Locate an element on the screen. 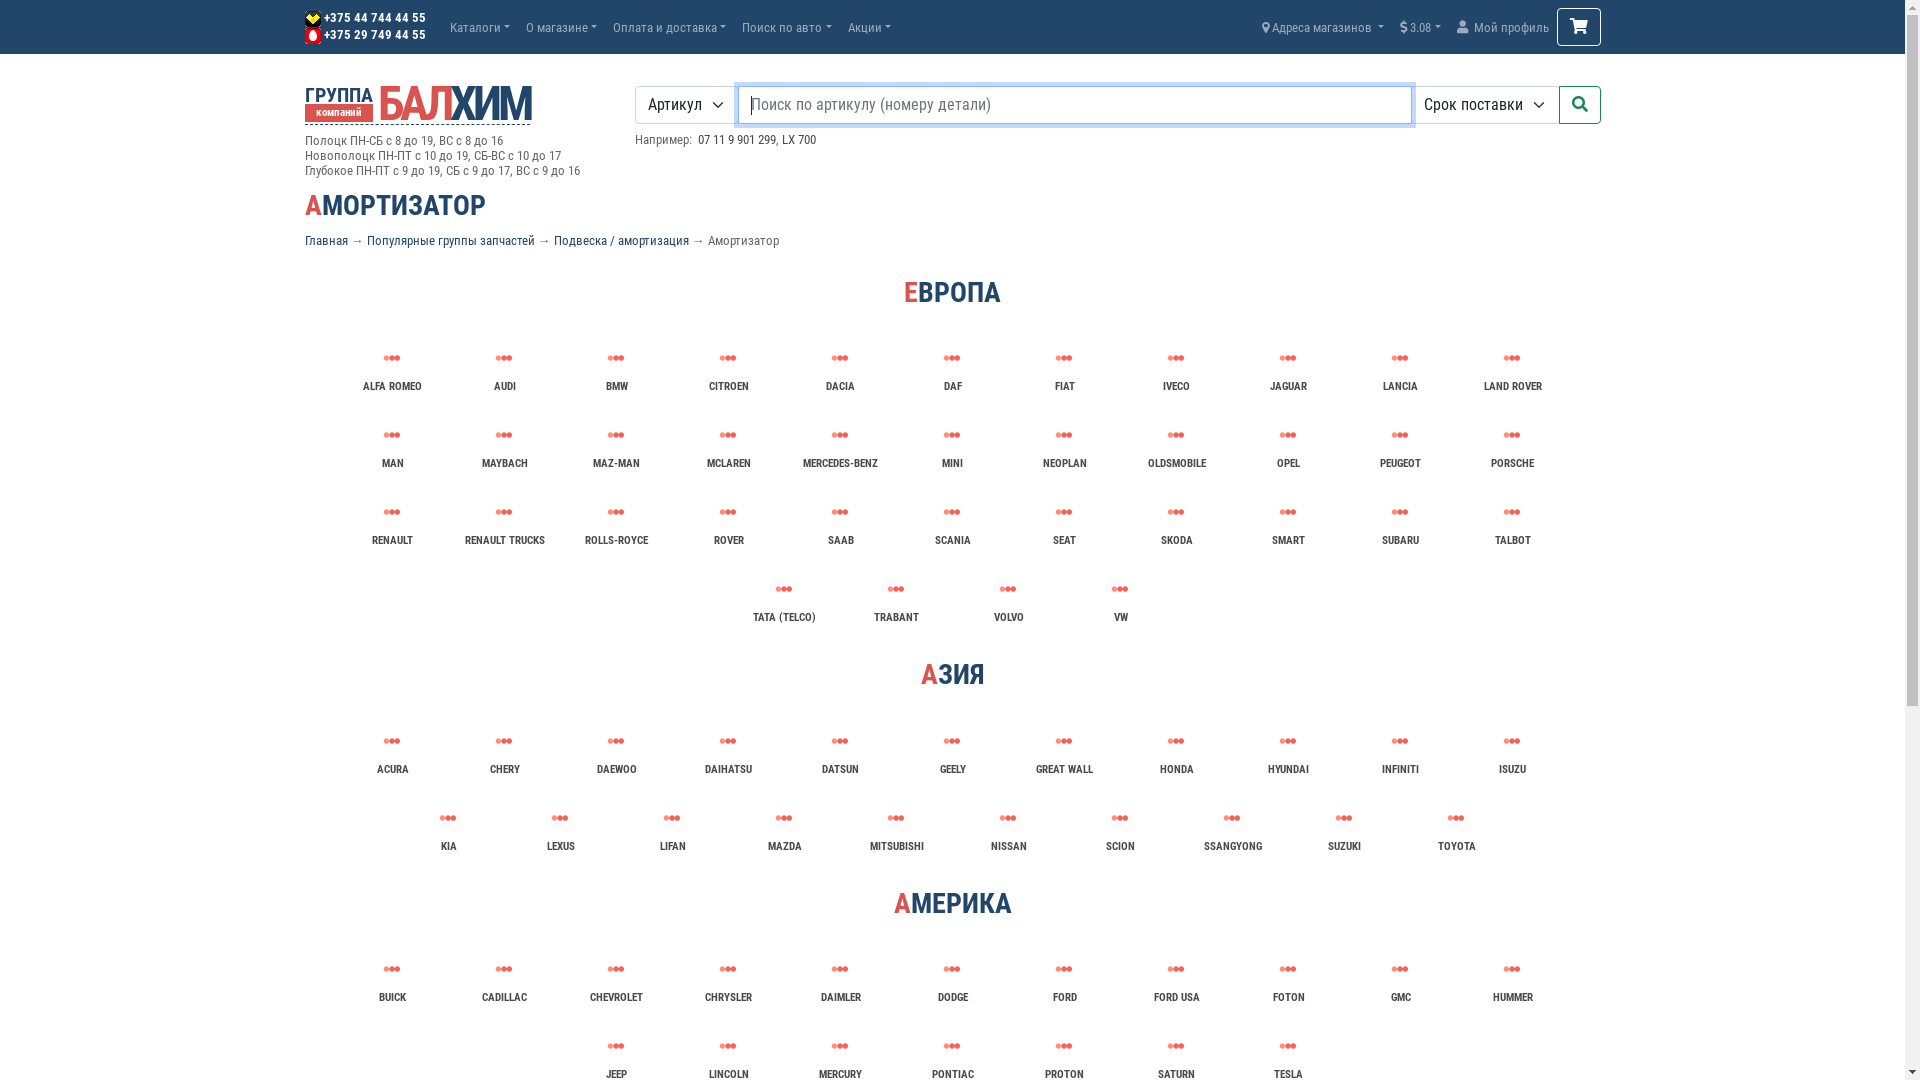  'LANCIA' is located at coordinates (1399, 357).